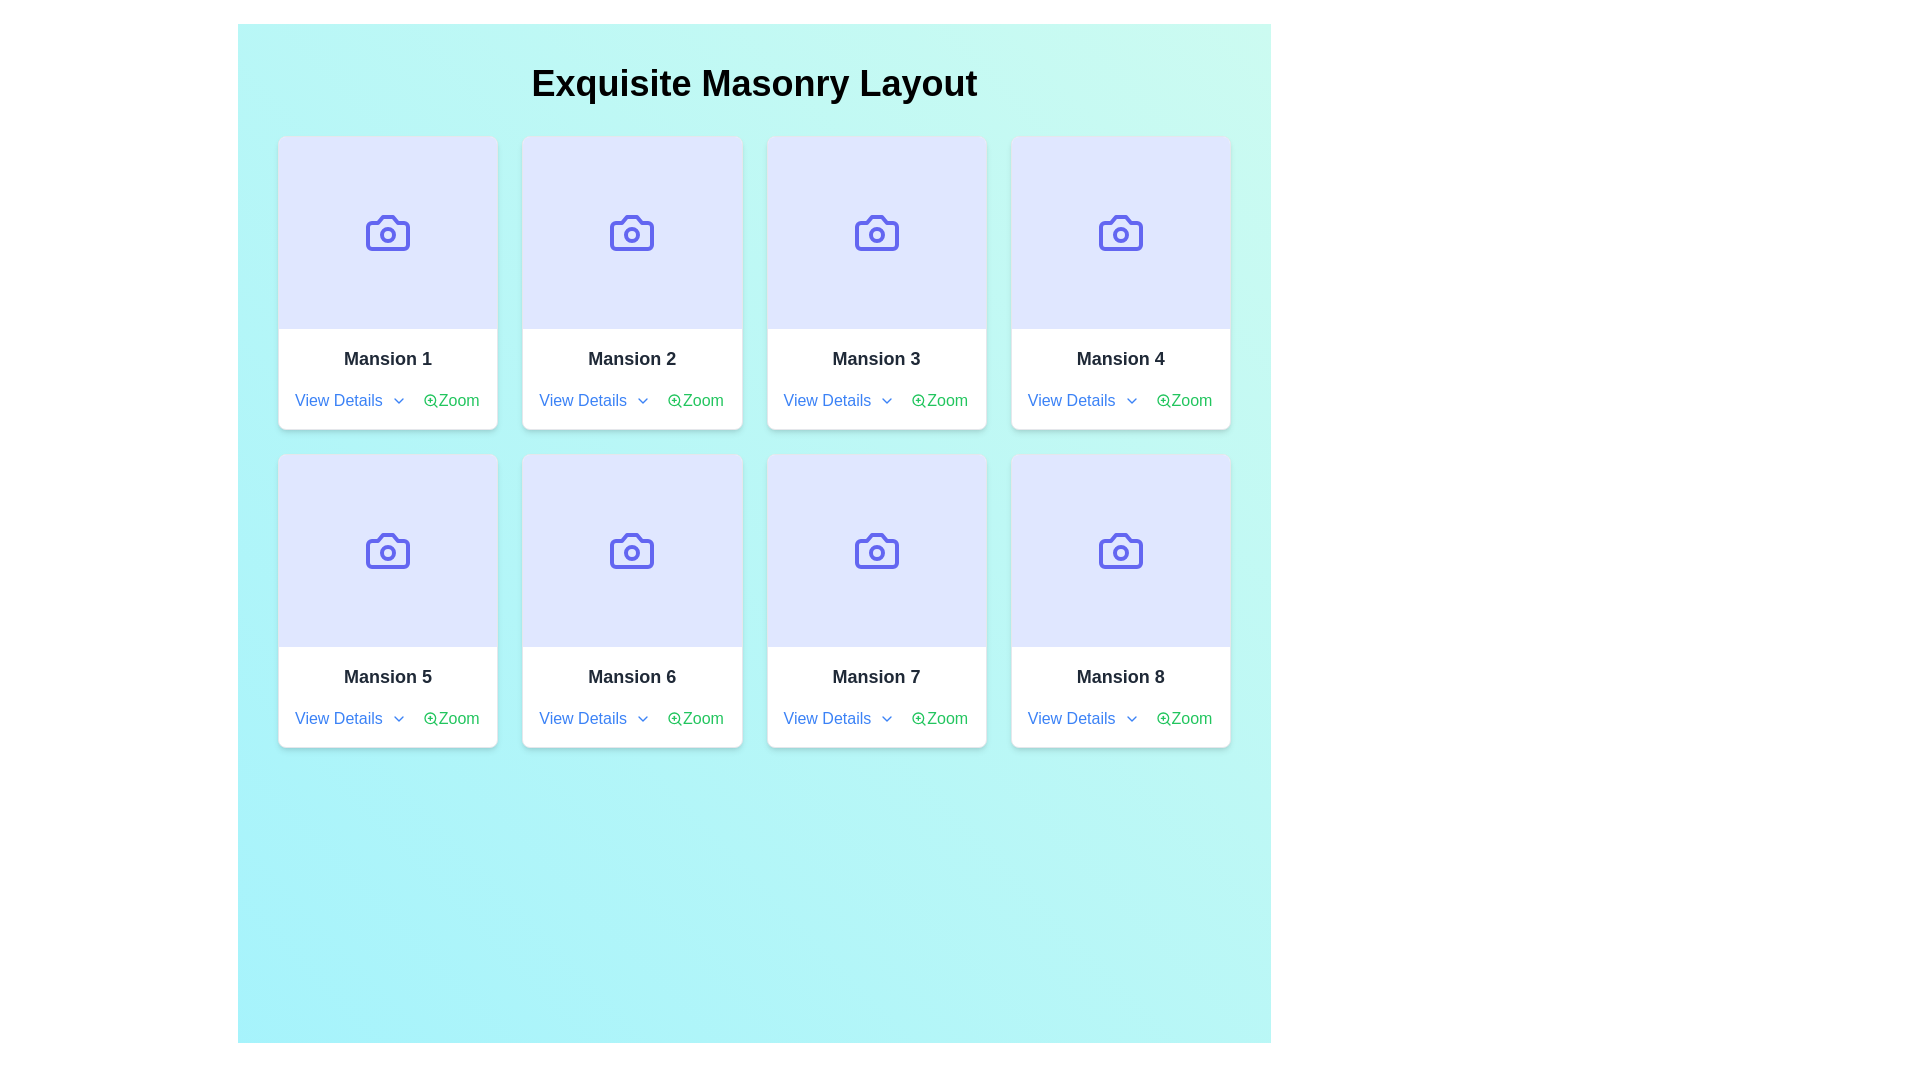 Image resolution: width=1920 pixels, height=1080 pixels. Describe the element at coordinates (388, 551) in the screenshot. I see `the camera-shaped icon with a bold indigo outline, located in the fifth card of an eight-card grid, centered above the 'Mansion 5' text` at that location.